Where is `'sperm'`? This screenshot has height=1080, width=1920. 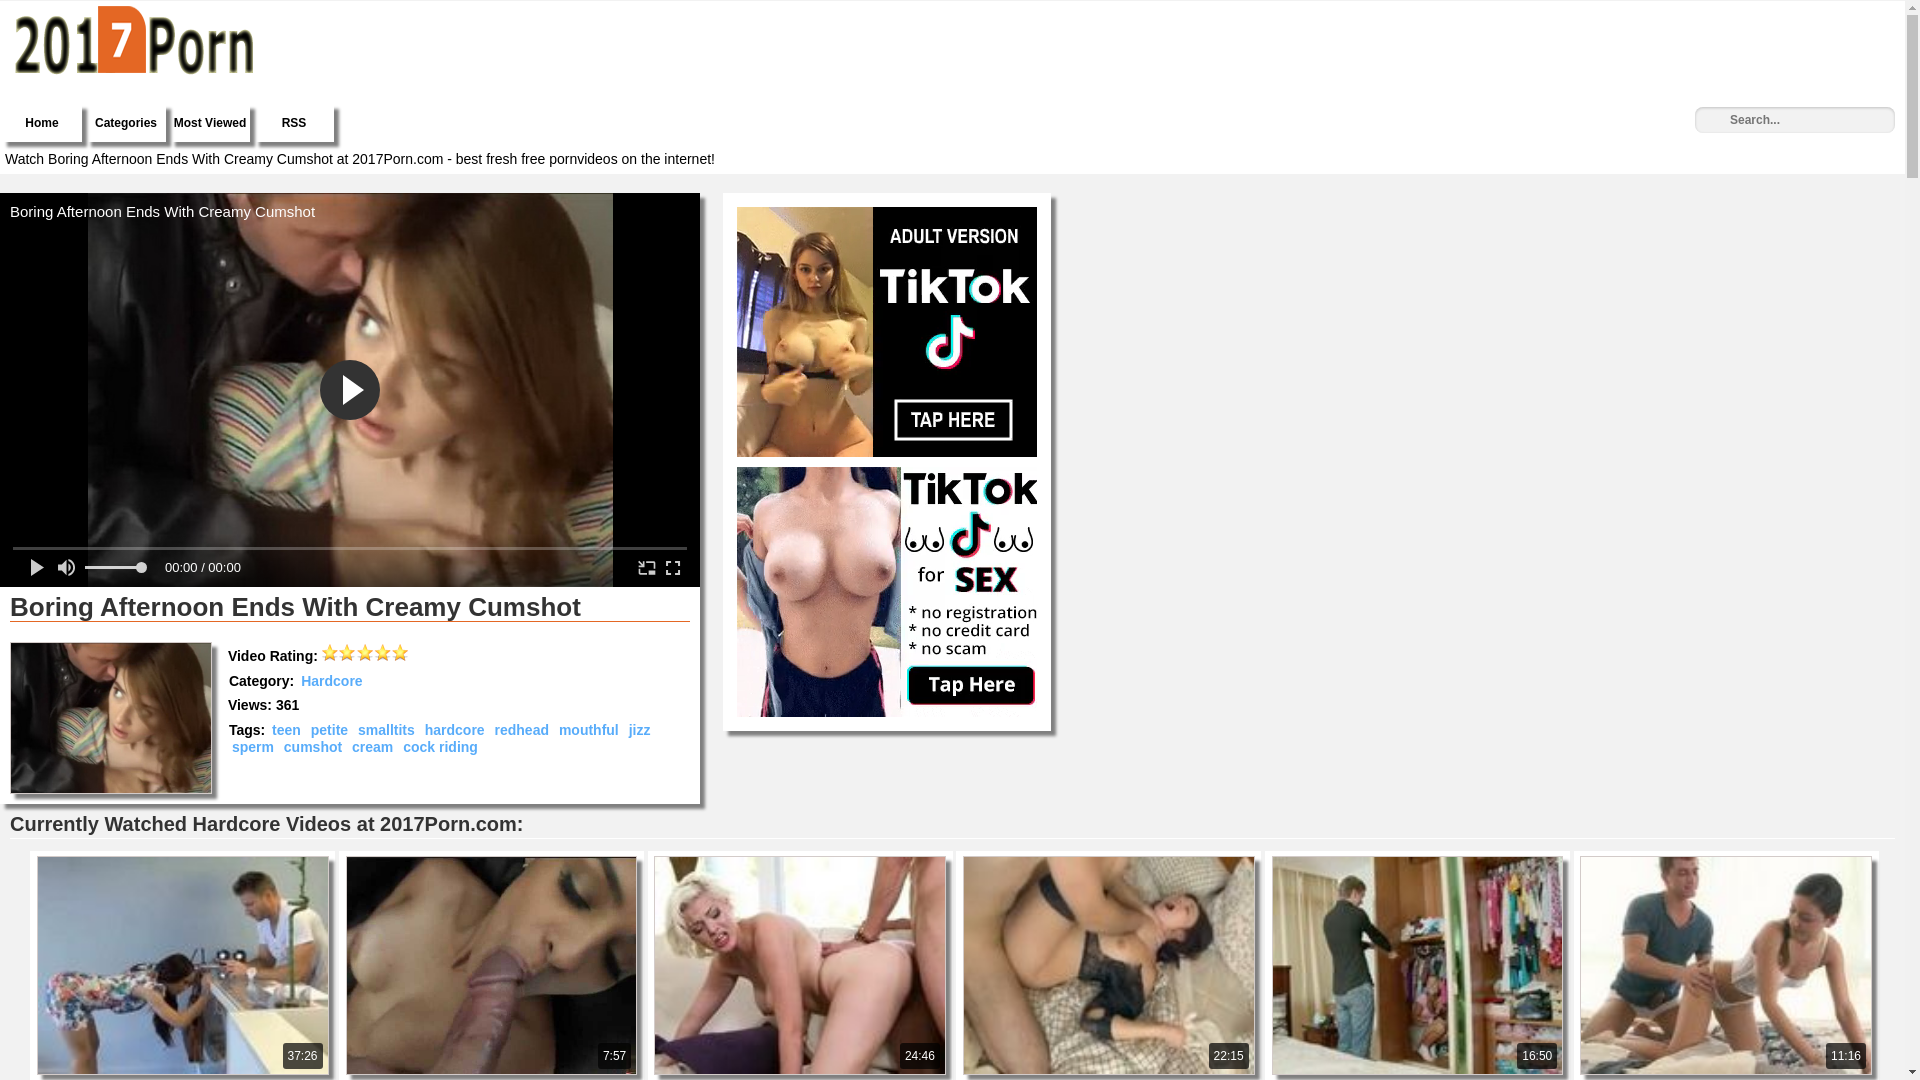
'sperm' is located at coordinates (252, 747).